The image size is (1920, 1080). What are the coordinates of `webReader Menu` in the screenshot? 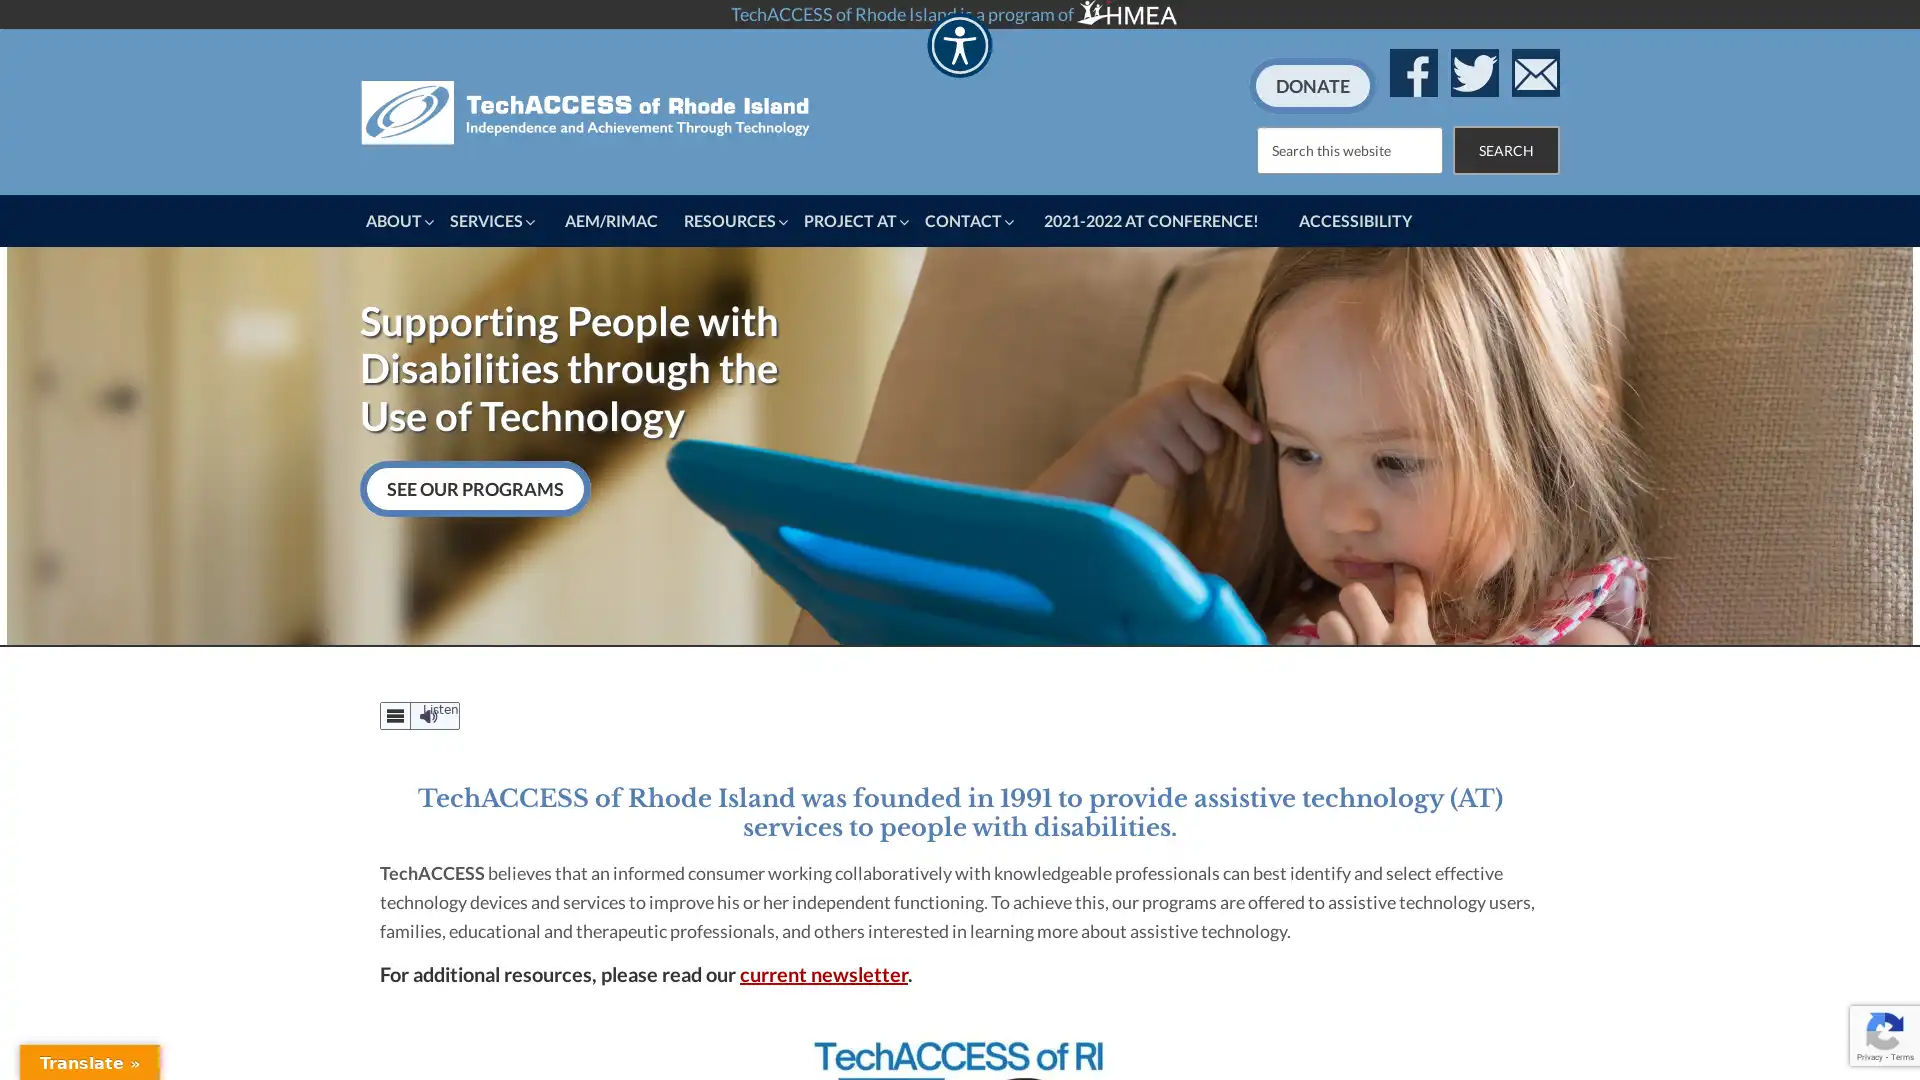 It's located at (395, 714).